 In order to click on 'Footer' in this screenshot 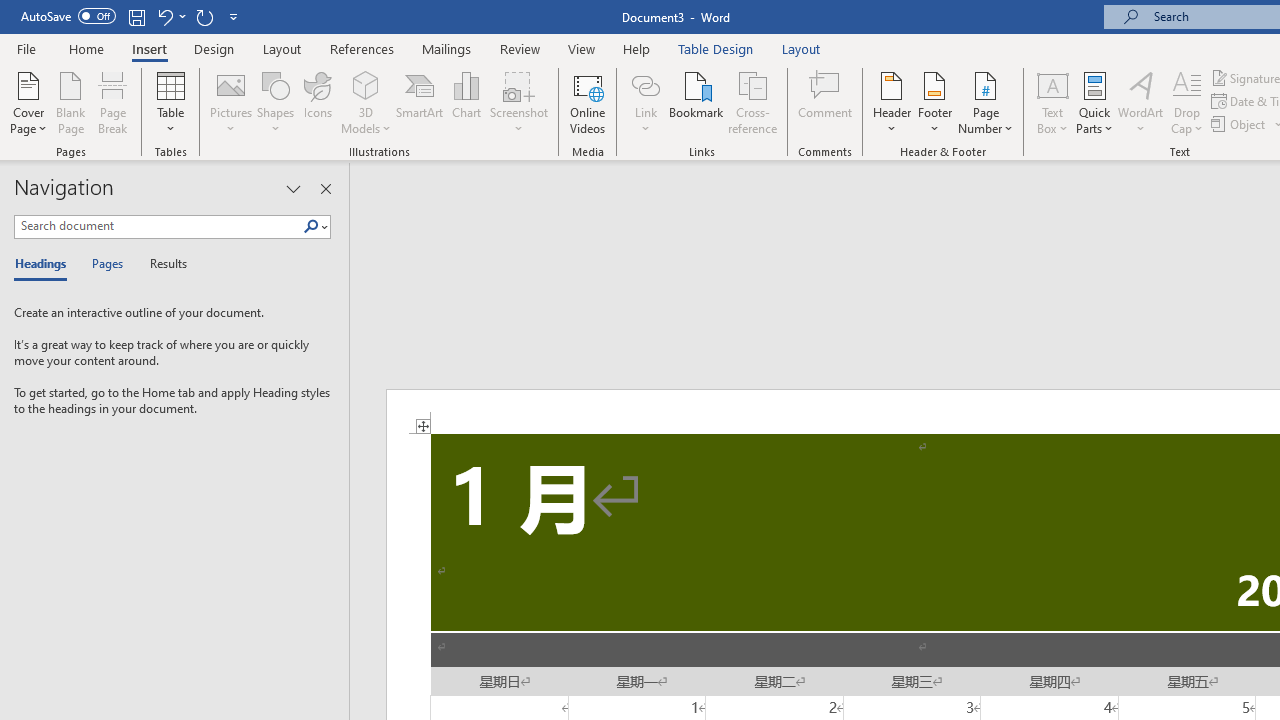, I will do `click(934, 103)`.